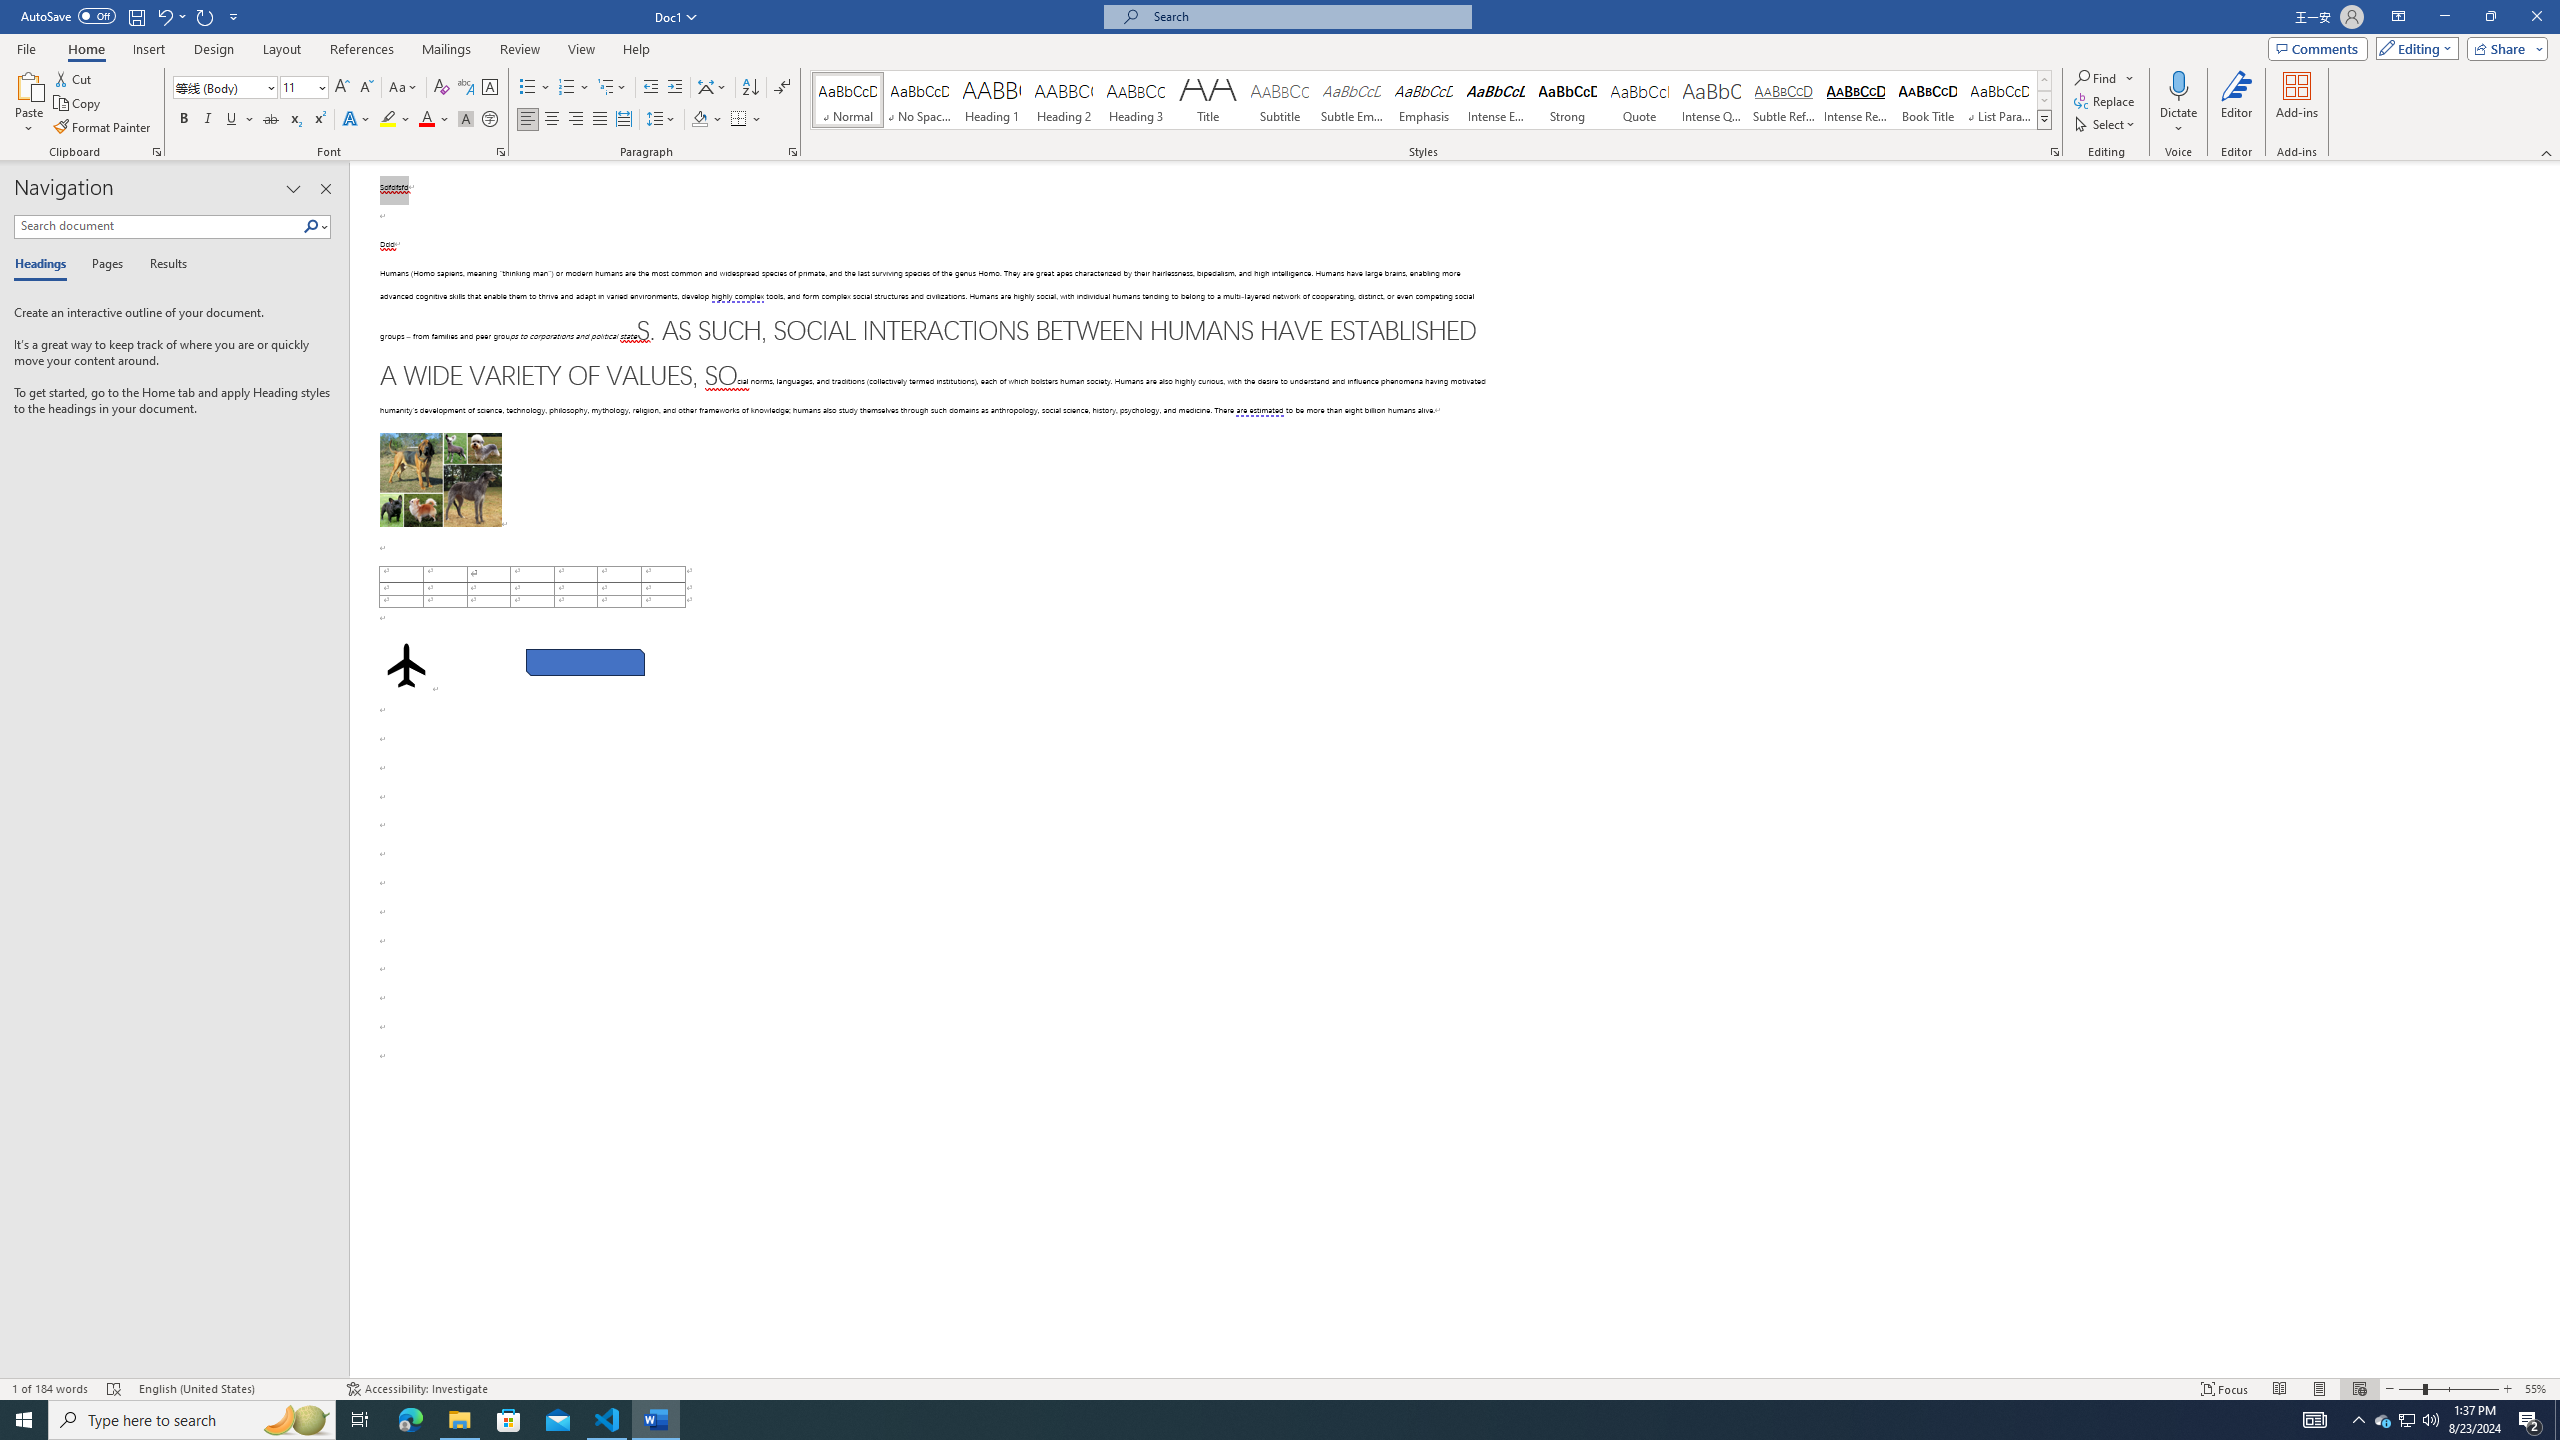 This screenshot has width=2560, height=1440. I want to click on 'Editor', so click(2237, 103).